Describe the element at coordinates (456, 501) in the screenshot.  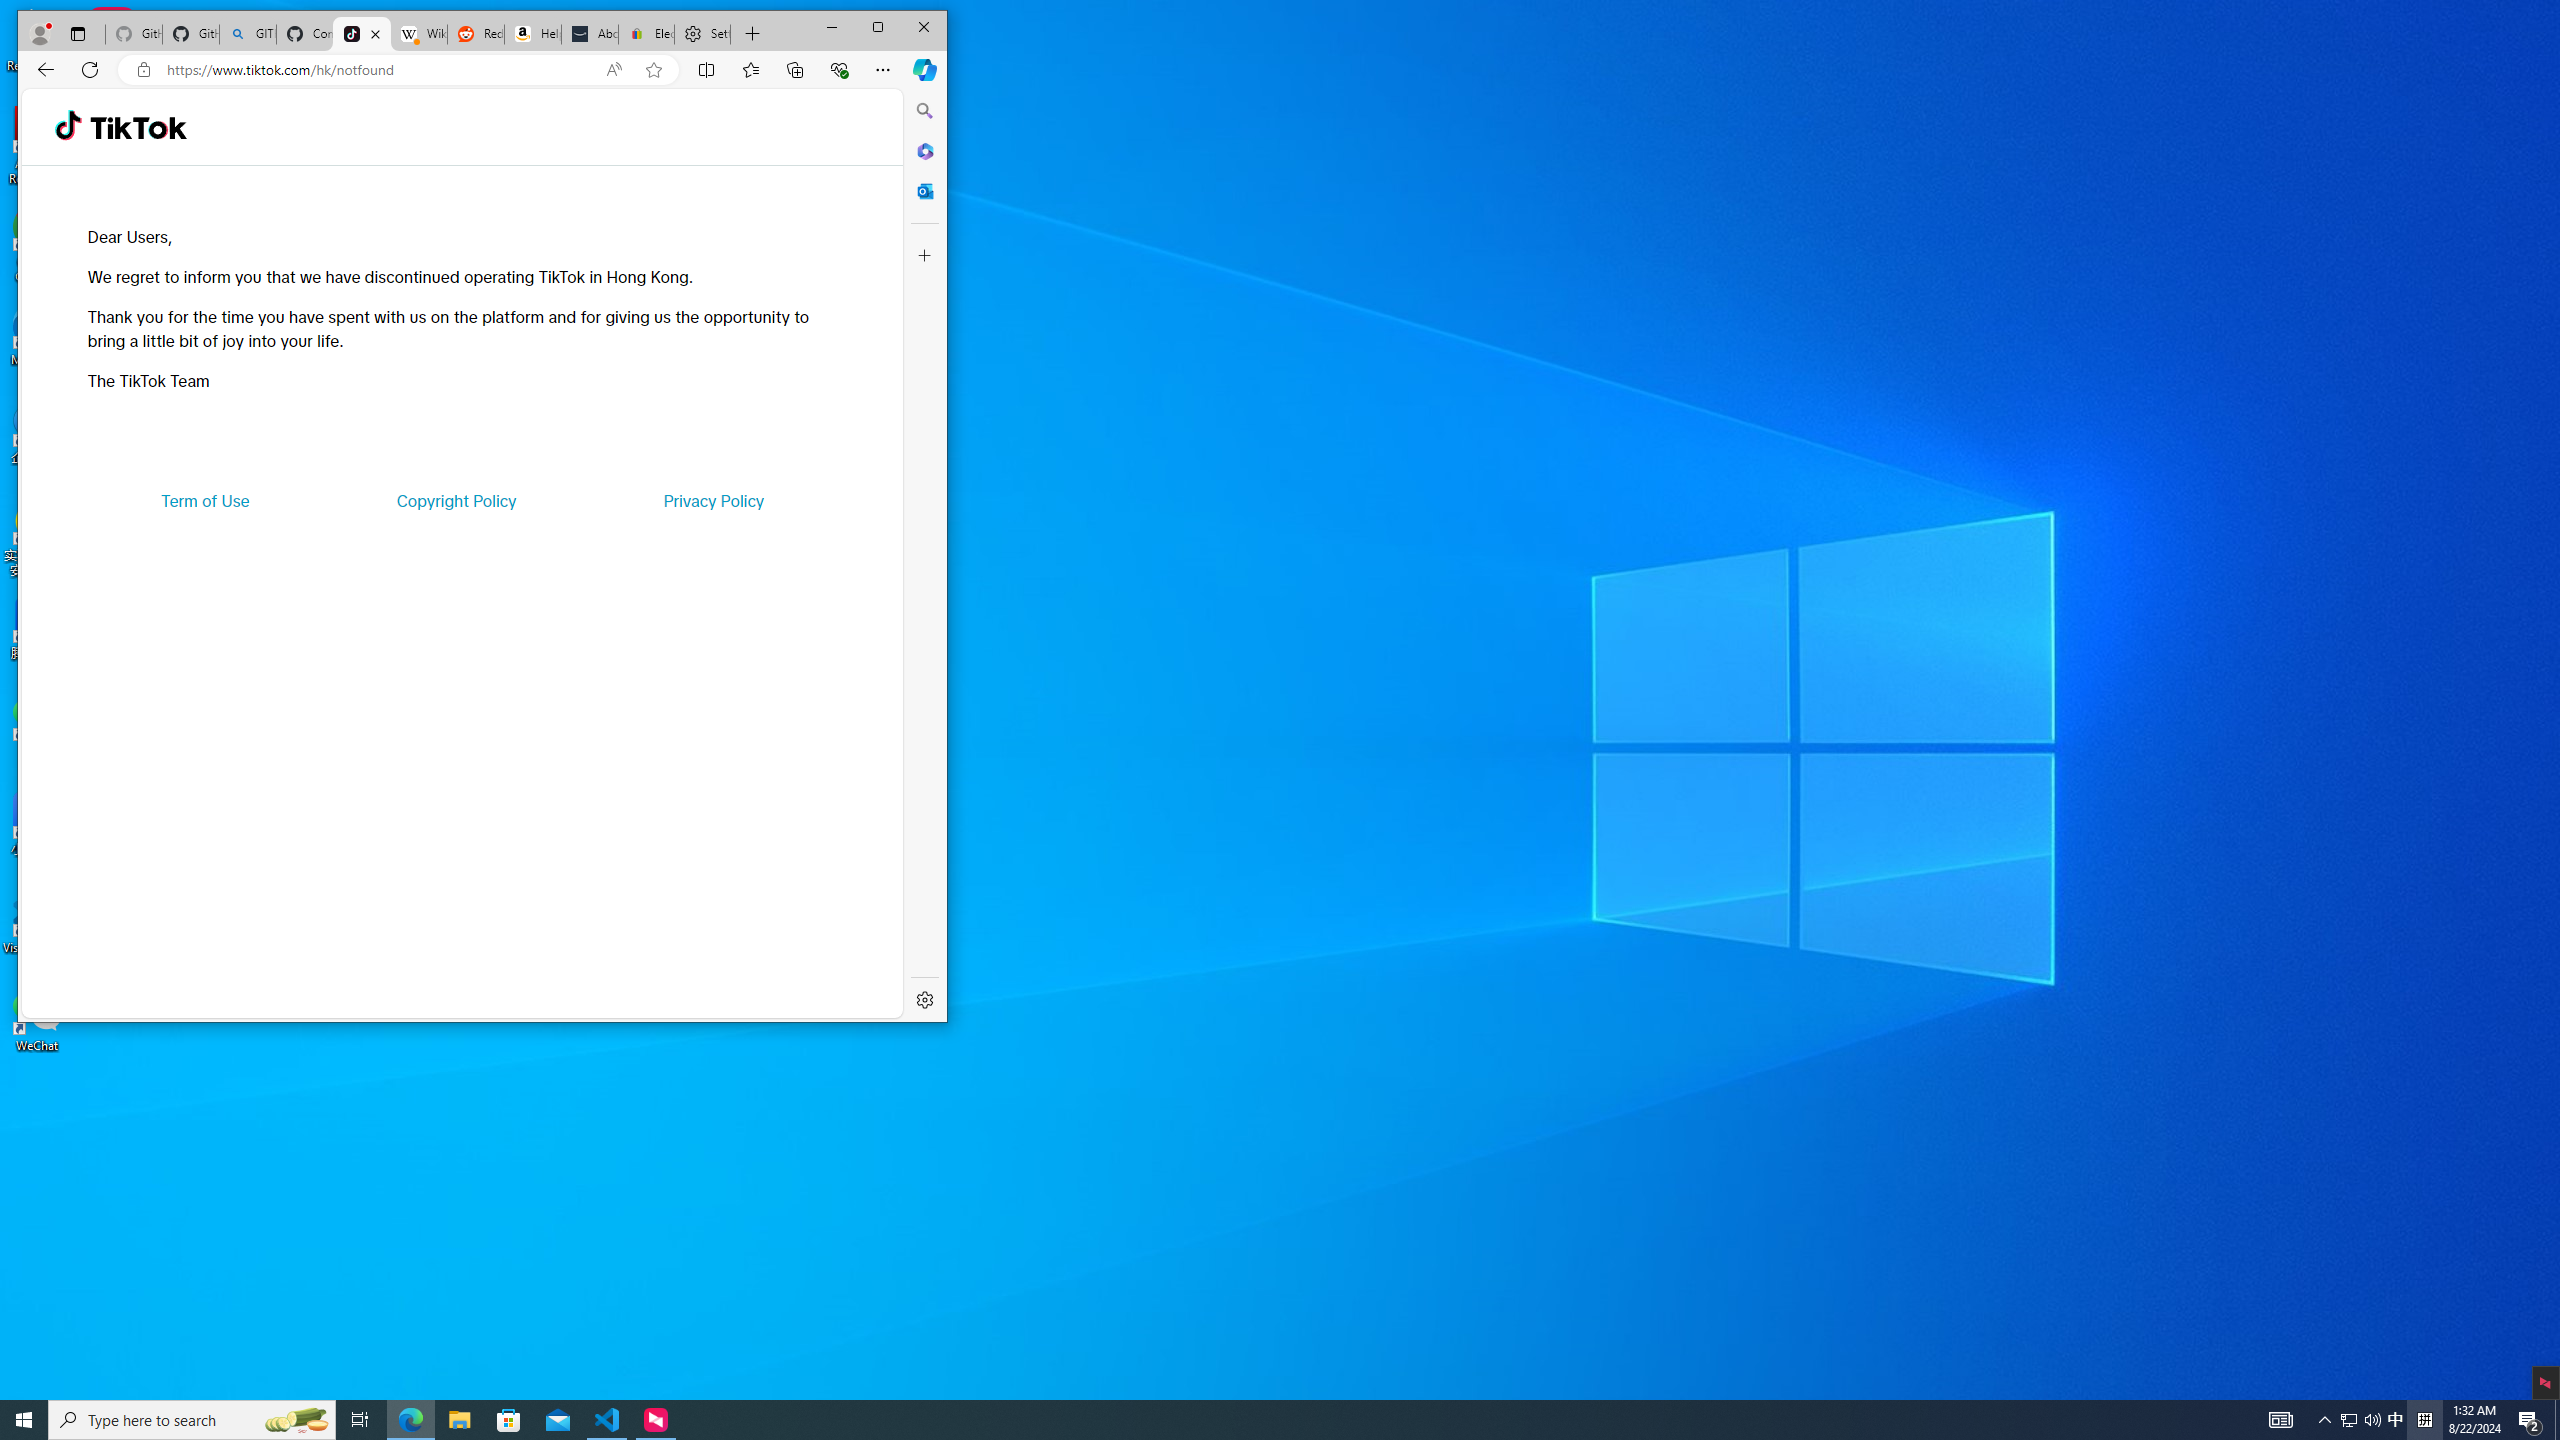
I see `'Copyright Policy'` at that location.